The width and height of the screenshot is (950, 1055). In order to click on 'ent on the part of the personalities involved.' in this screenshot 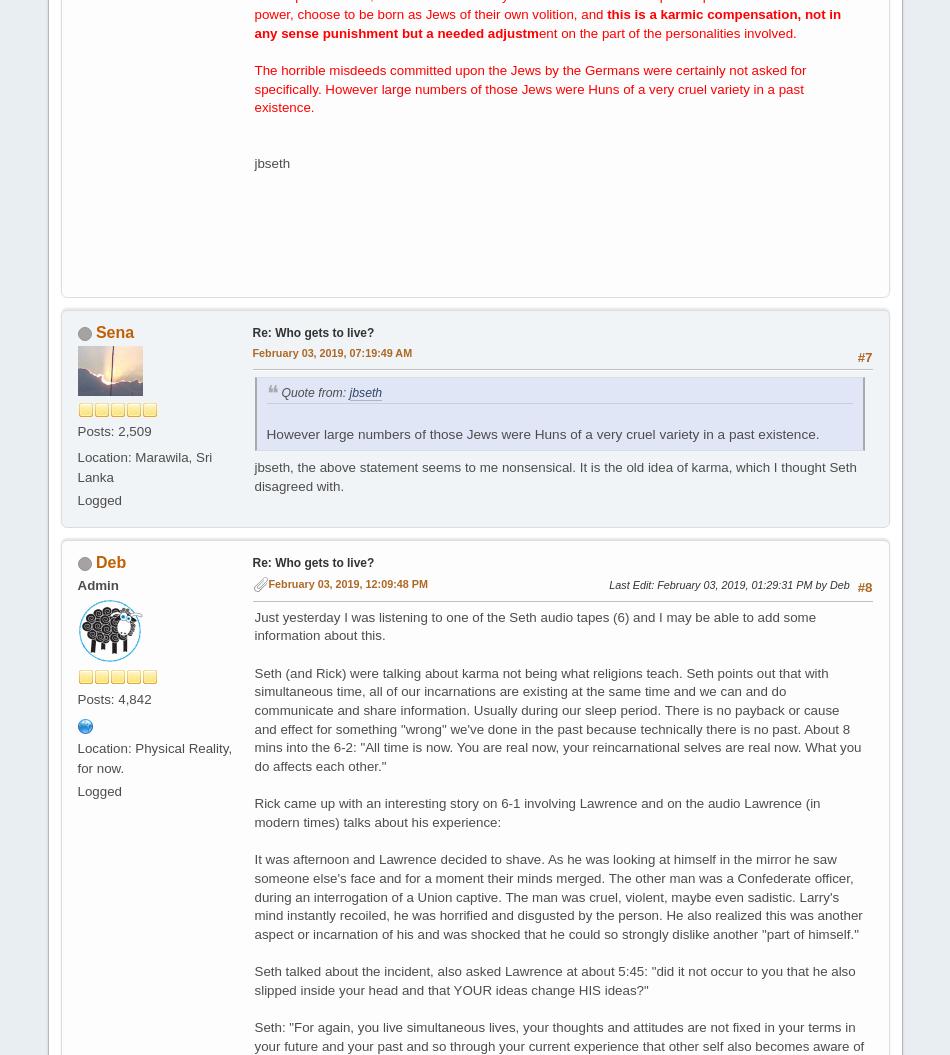, I will do `click(537, 32)`.